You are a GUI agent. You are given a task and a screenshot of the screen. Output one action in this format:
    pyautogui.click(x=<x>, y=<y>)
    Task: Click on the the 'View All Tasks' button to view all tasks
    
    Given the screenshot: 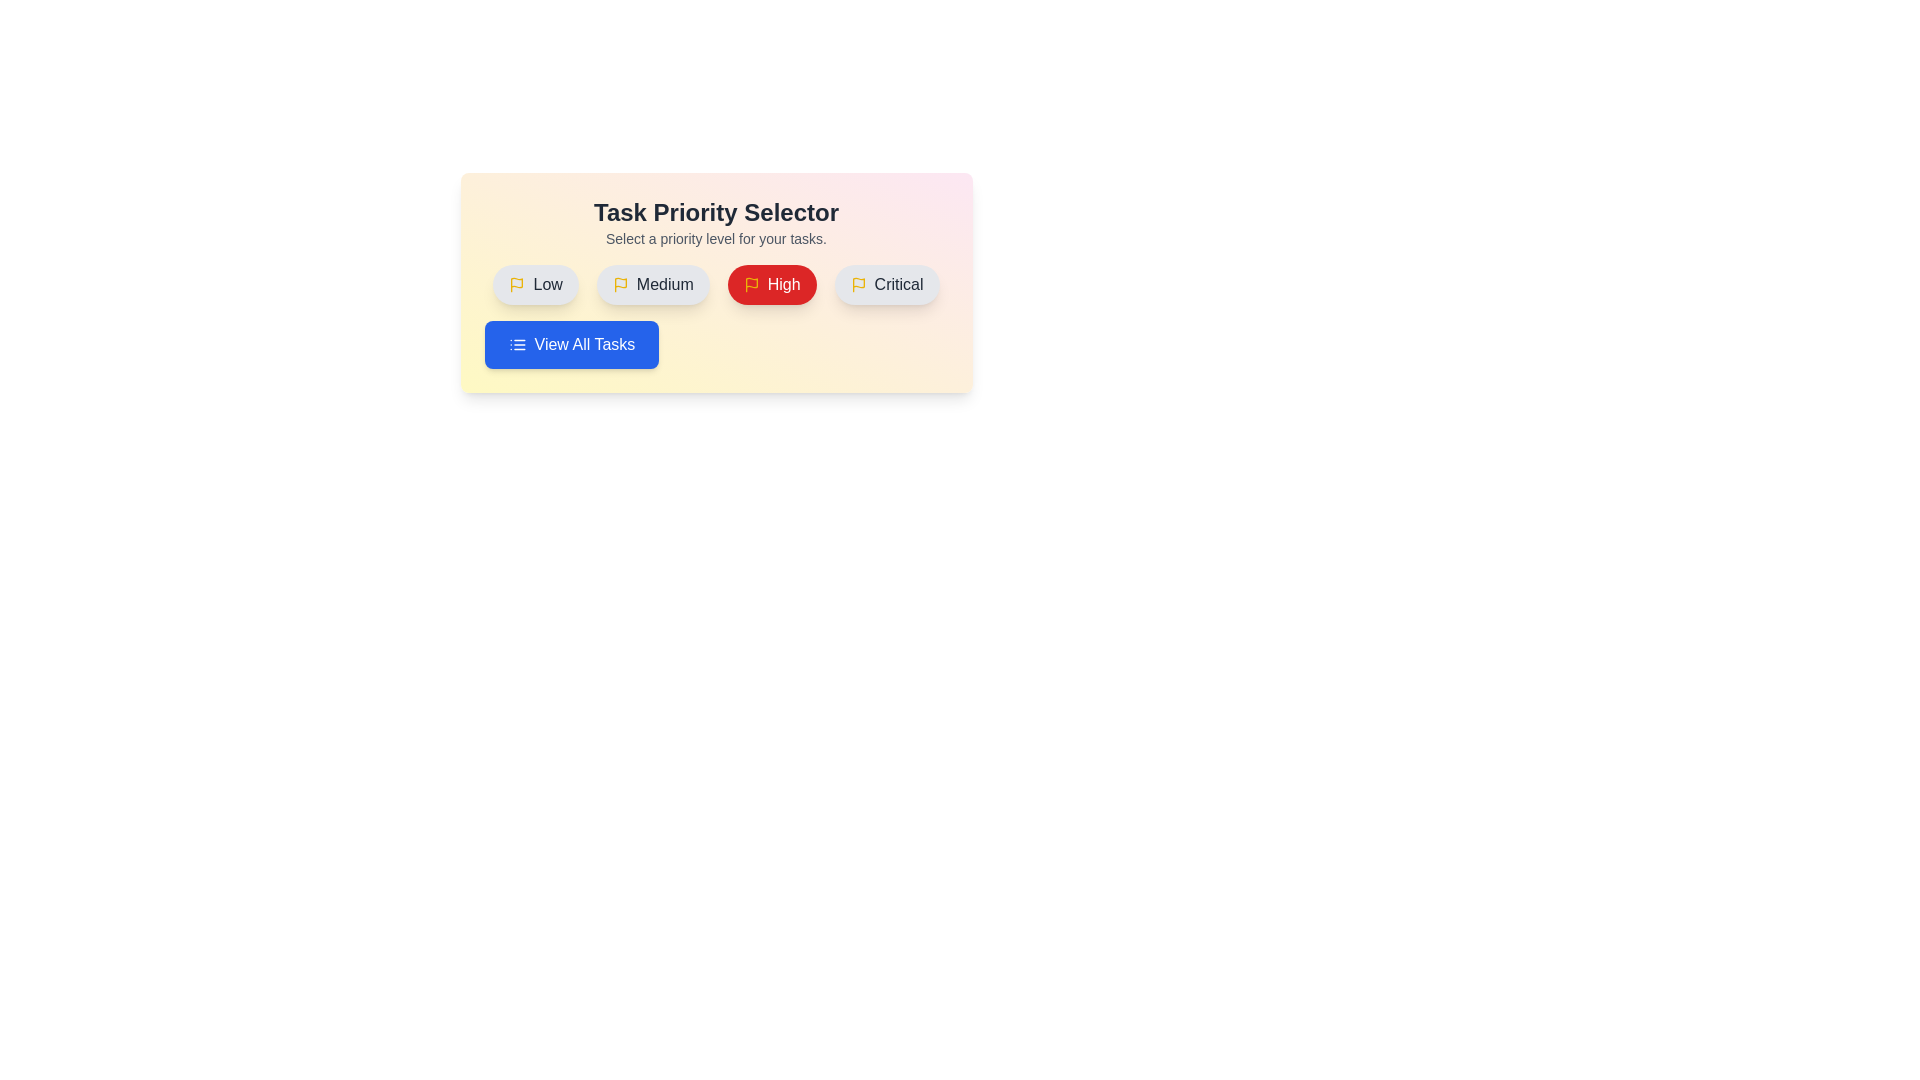 What is the action you would take?
    pyautogui.click(x=570, y=343)
    